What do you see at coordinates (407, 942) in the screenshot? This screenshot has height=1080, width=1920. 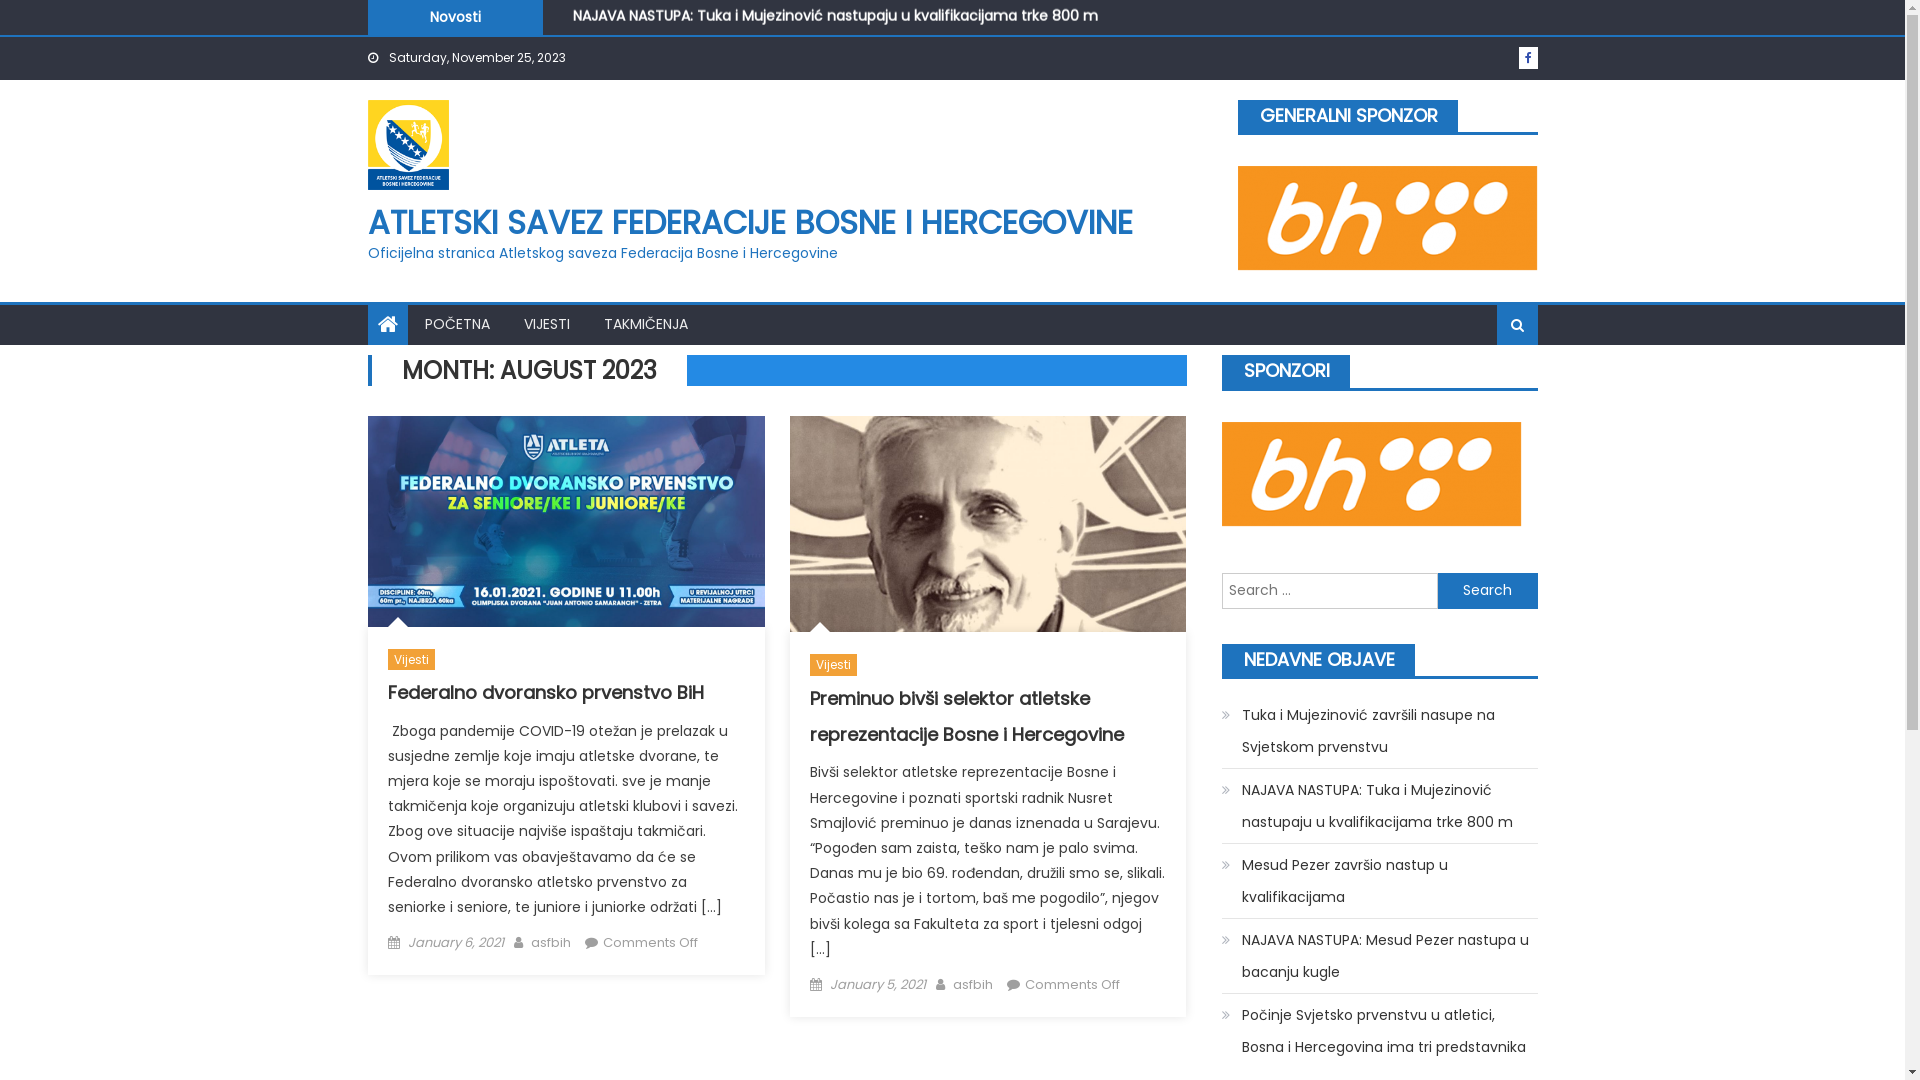 I see `'January 6, 2021'` at bounding box center [407, 942].